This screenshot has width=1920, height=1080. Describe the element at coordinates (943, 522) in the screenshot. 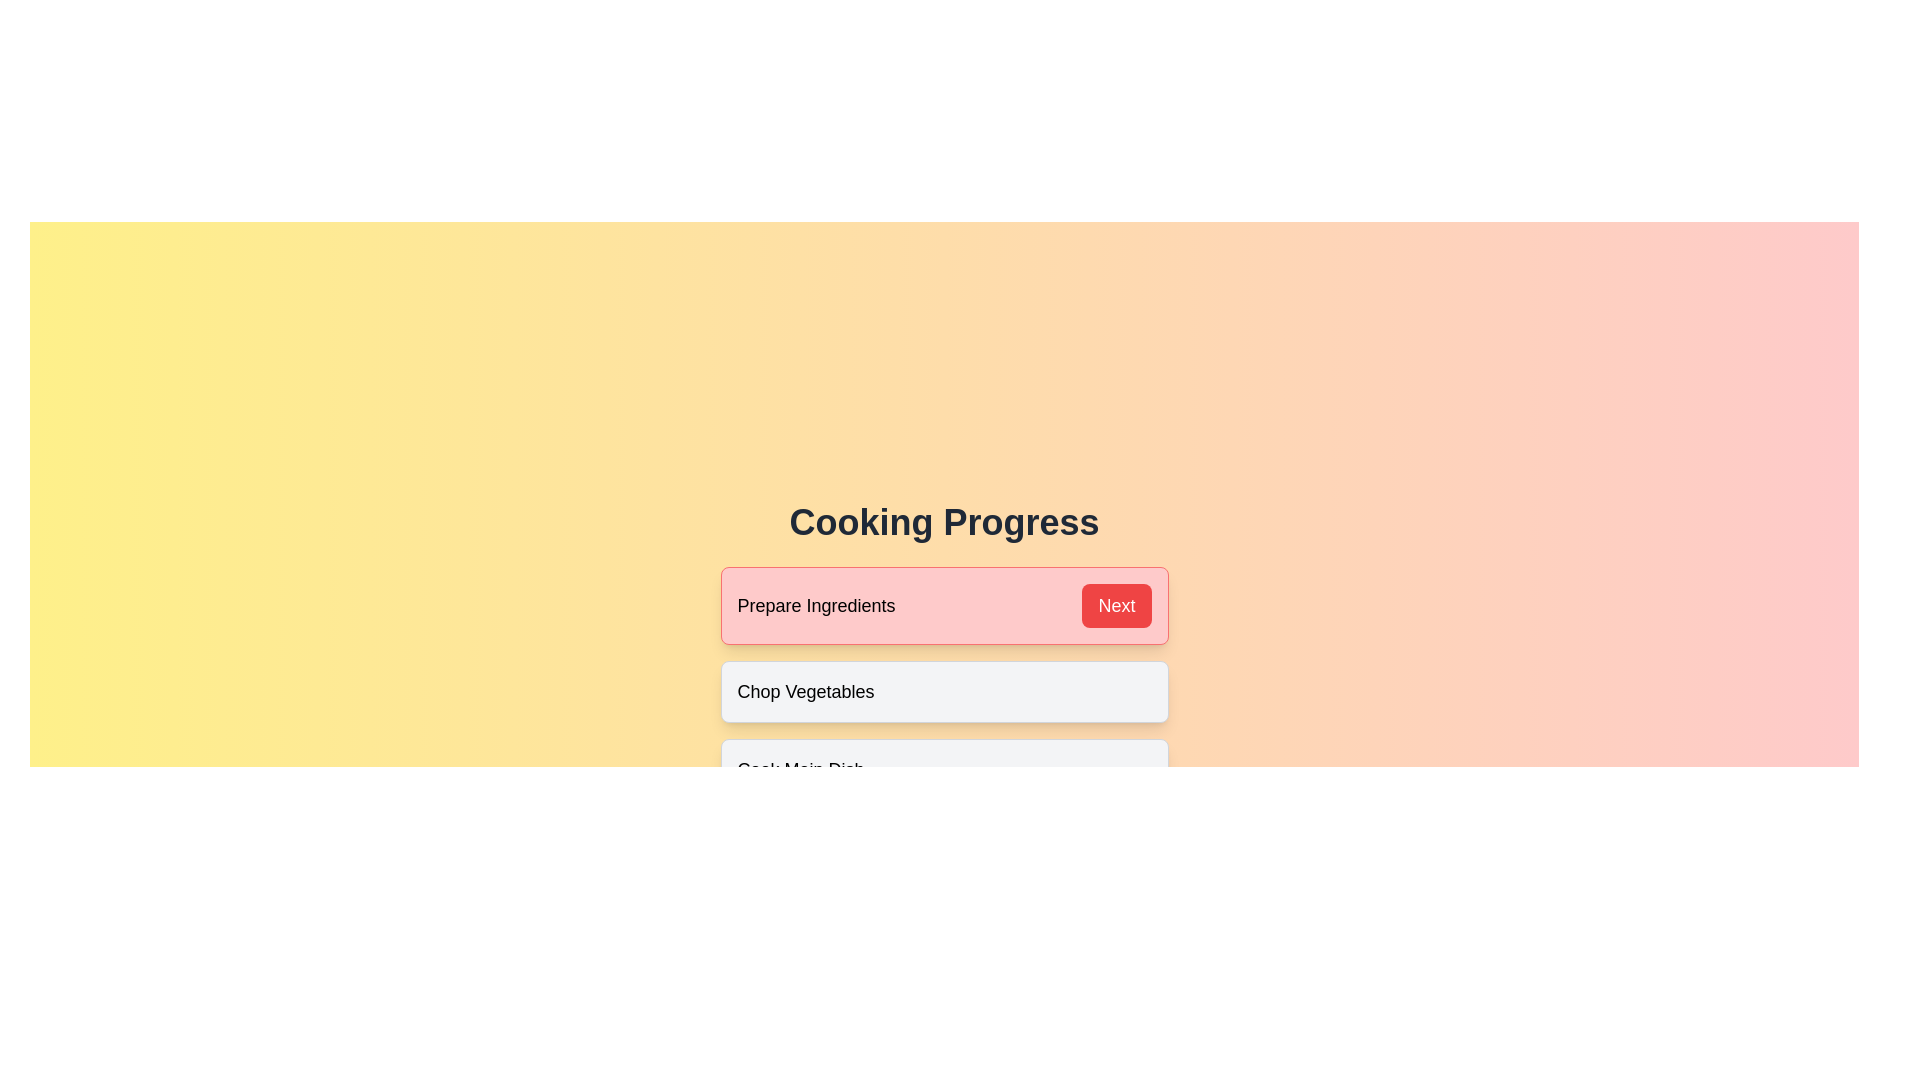

I see `the bold header titled 'Cooking Progress' that is centrally aligned at the top of the interface with a gradient background from yellow to red` at that location.